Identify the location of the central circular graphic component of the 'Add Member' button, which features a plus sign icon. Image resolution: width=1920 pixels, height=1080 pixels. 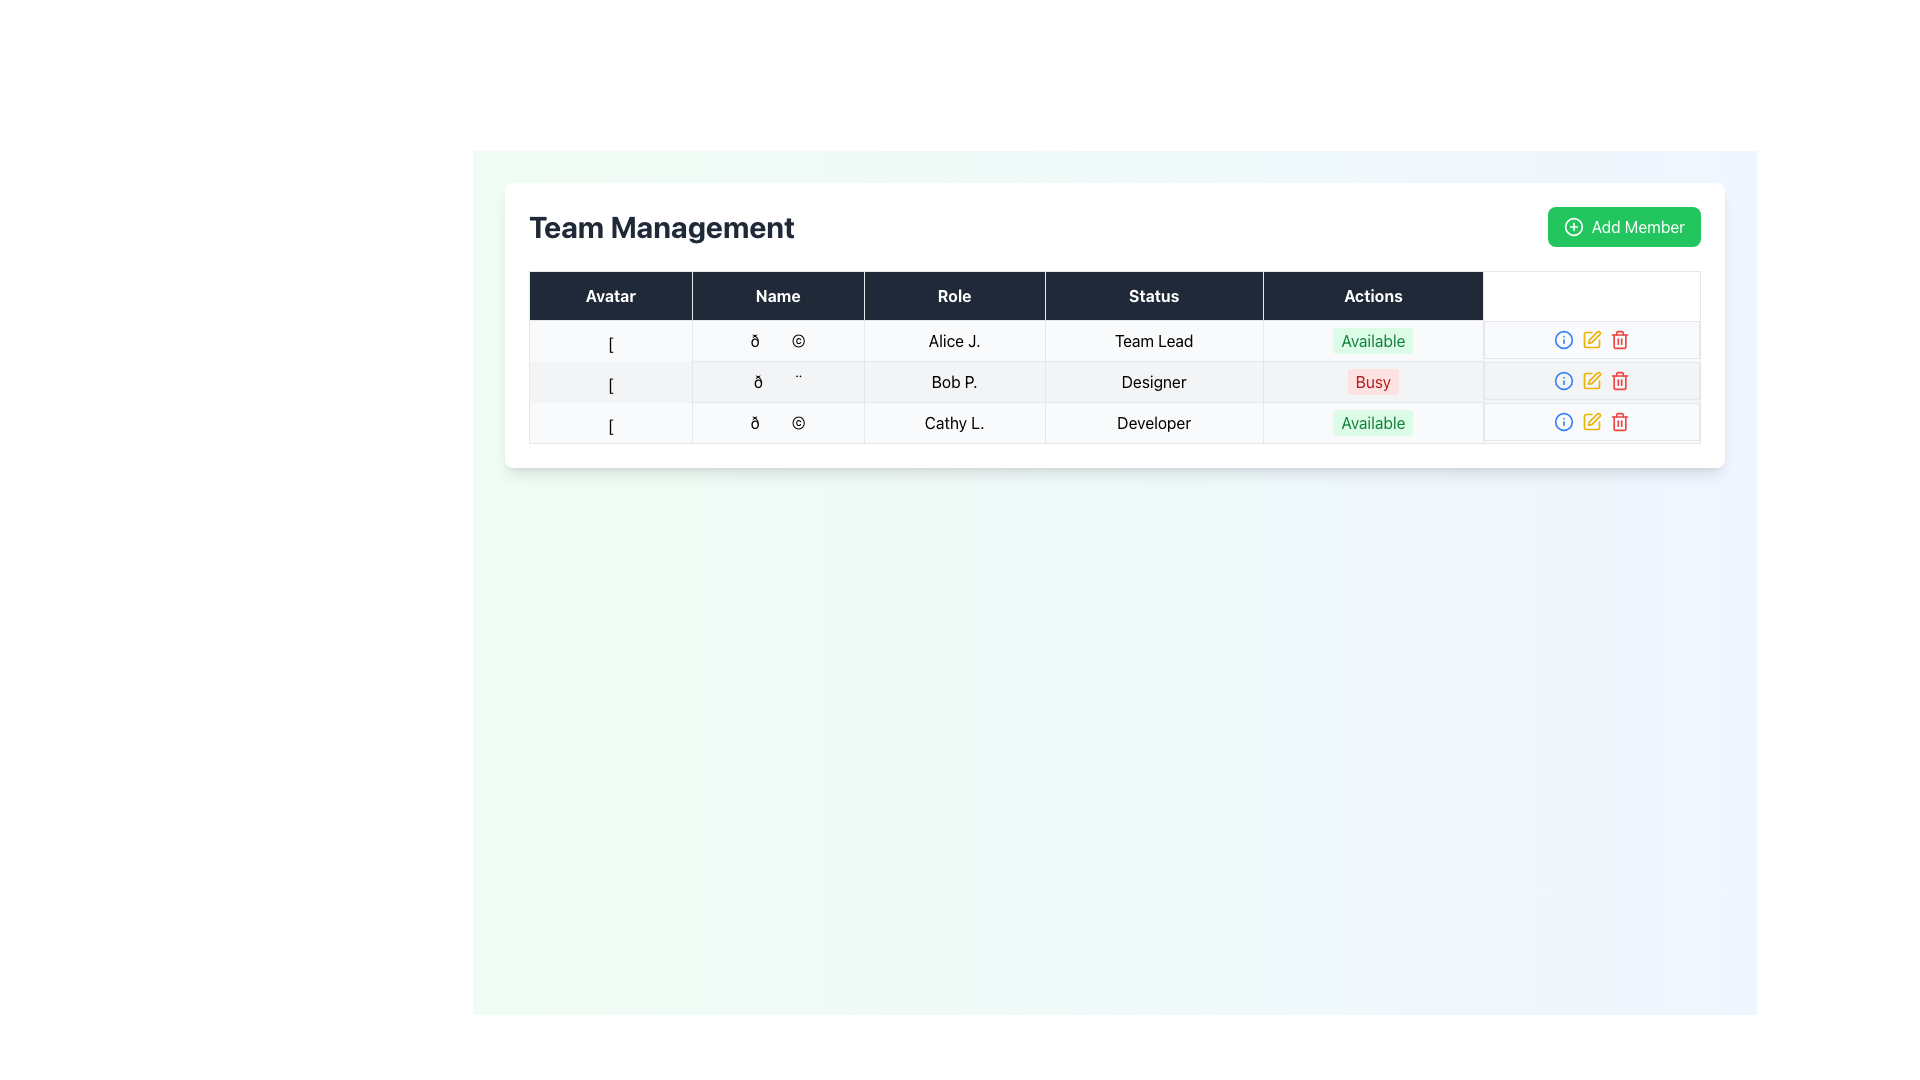
(1572, 226).